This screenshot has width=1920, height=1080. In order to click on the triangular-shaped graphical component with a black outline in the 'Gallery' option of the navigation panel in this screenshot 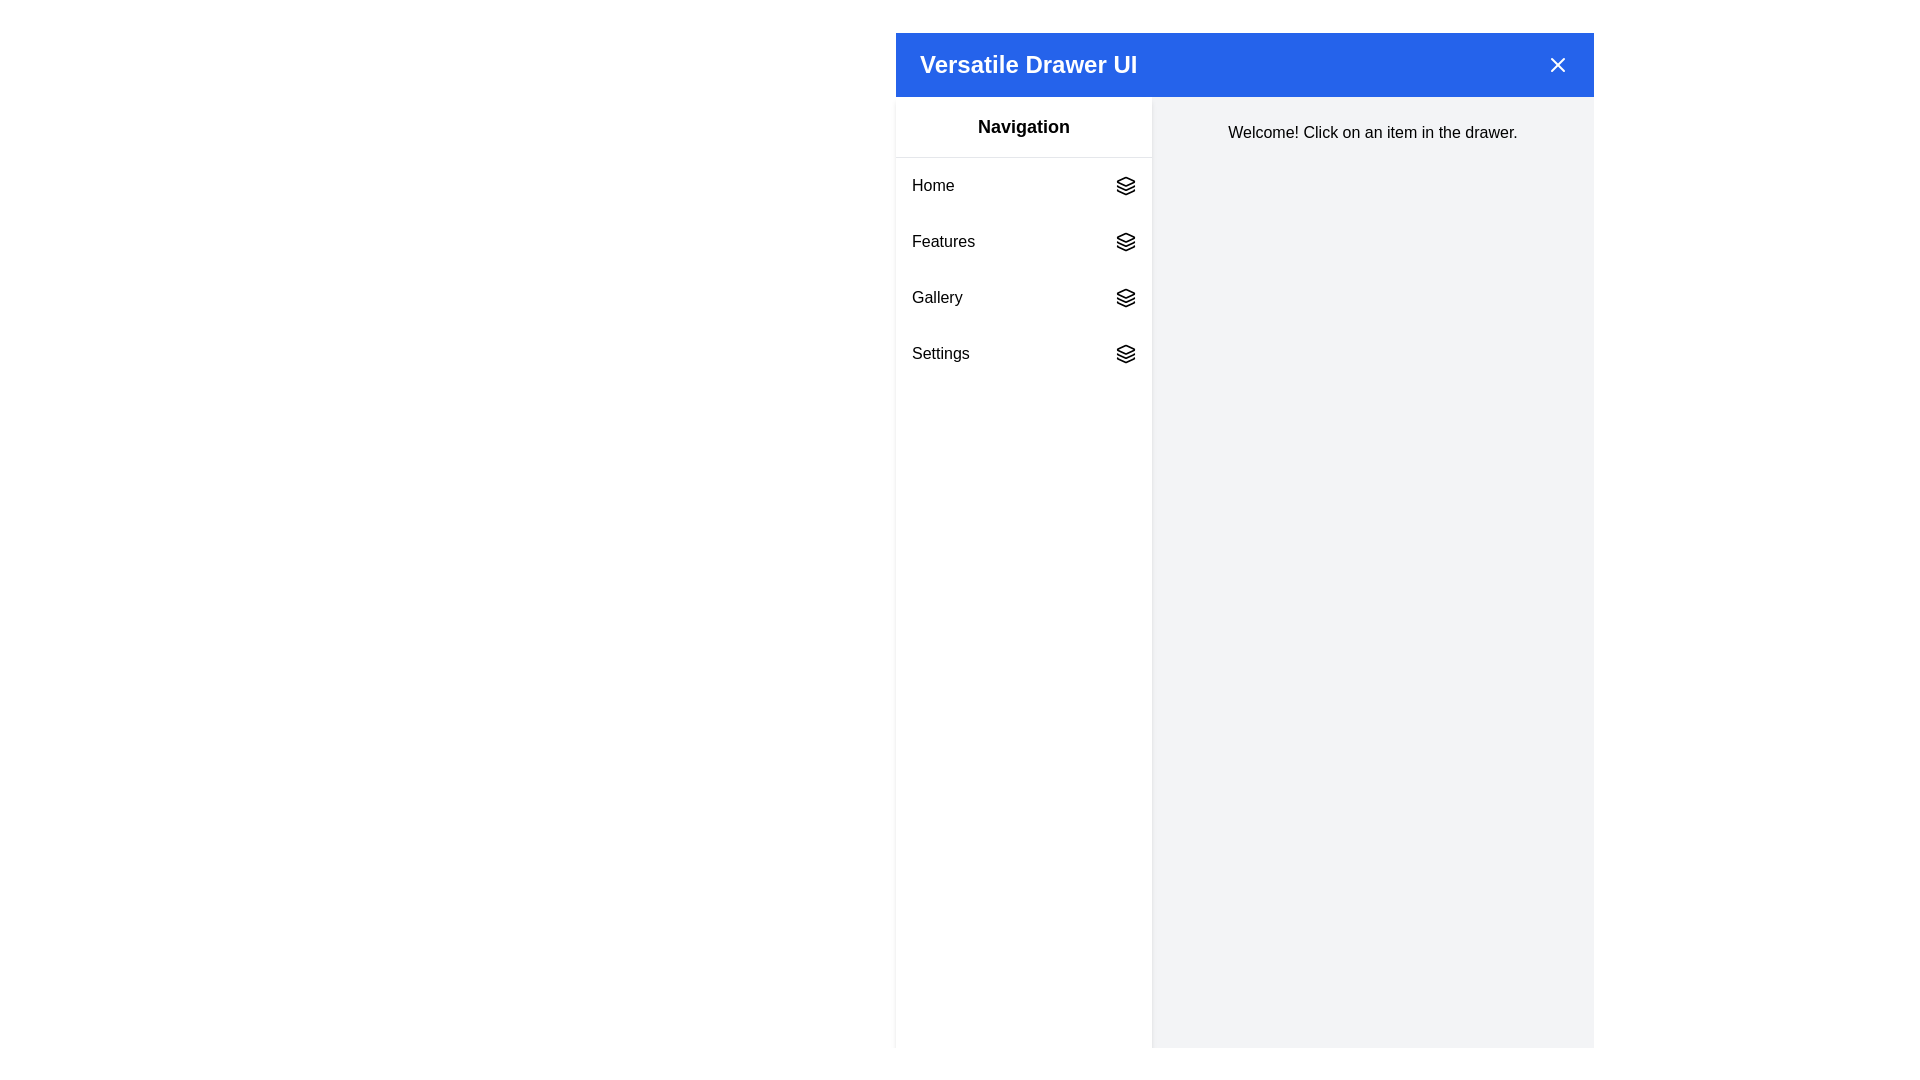, I will do `click(1126, 304)`.